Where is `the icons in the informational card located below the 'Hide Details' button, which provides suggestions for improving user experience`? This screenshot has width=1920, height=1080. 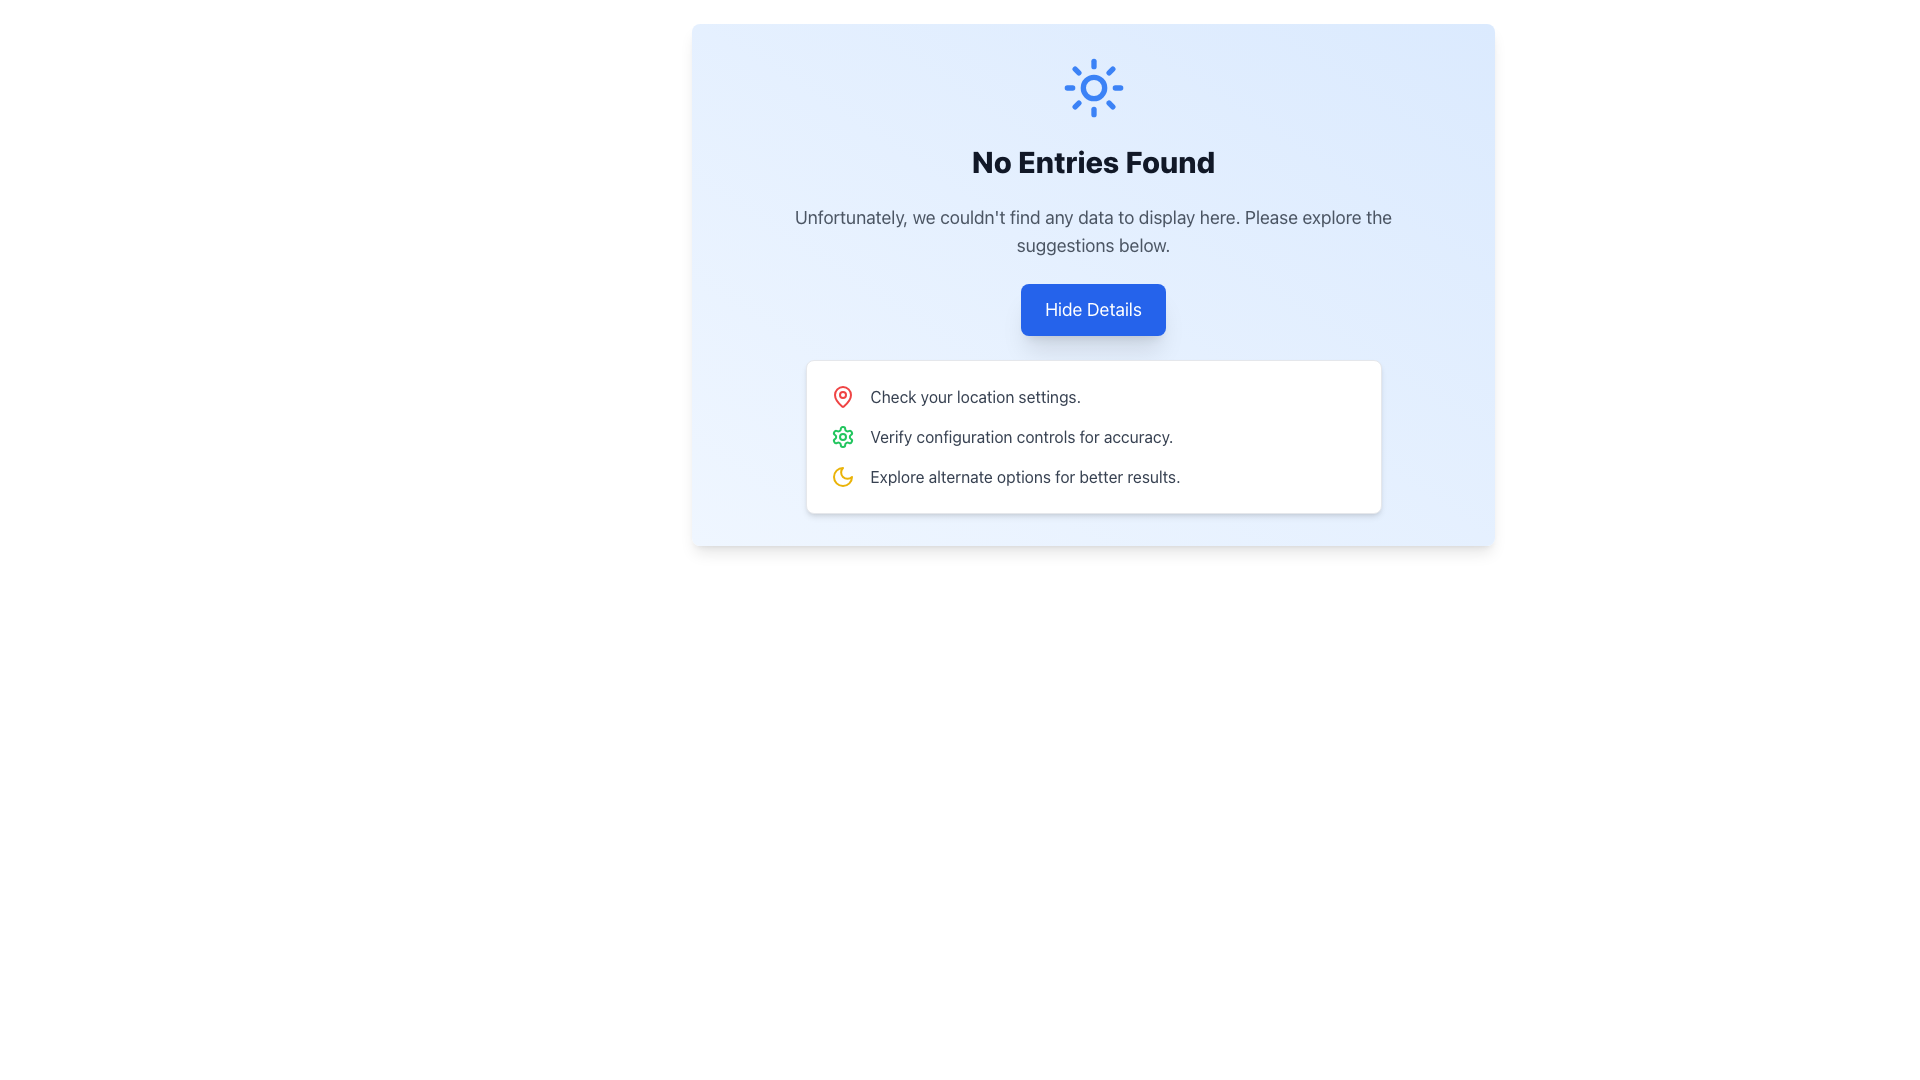 the icons in the informational card located below the 'Hide Details' button, which provides suggestions for improving user experience is located at coordinates (1092, 435).